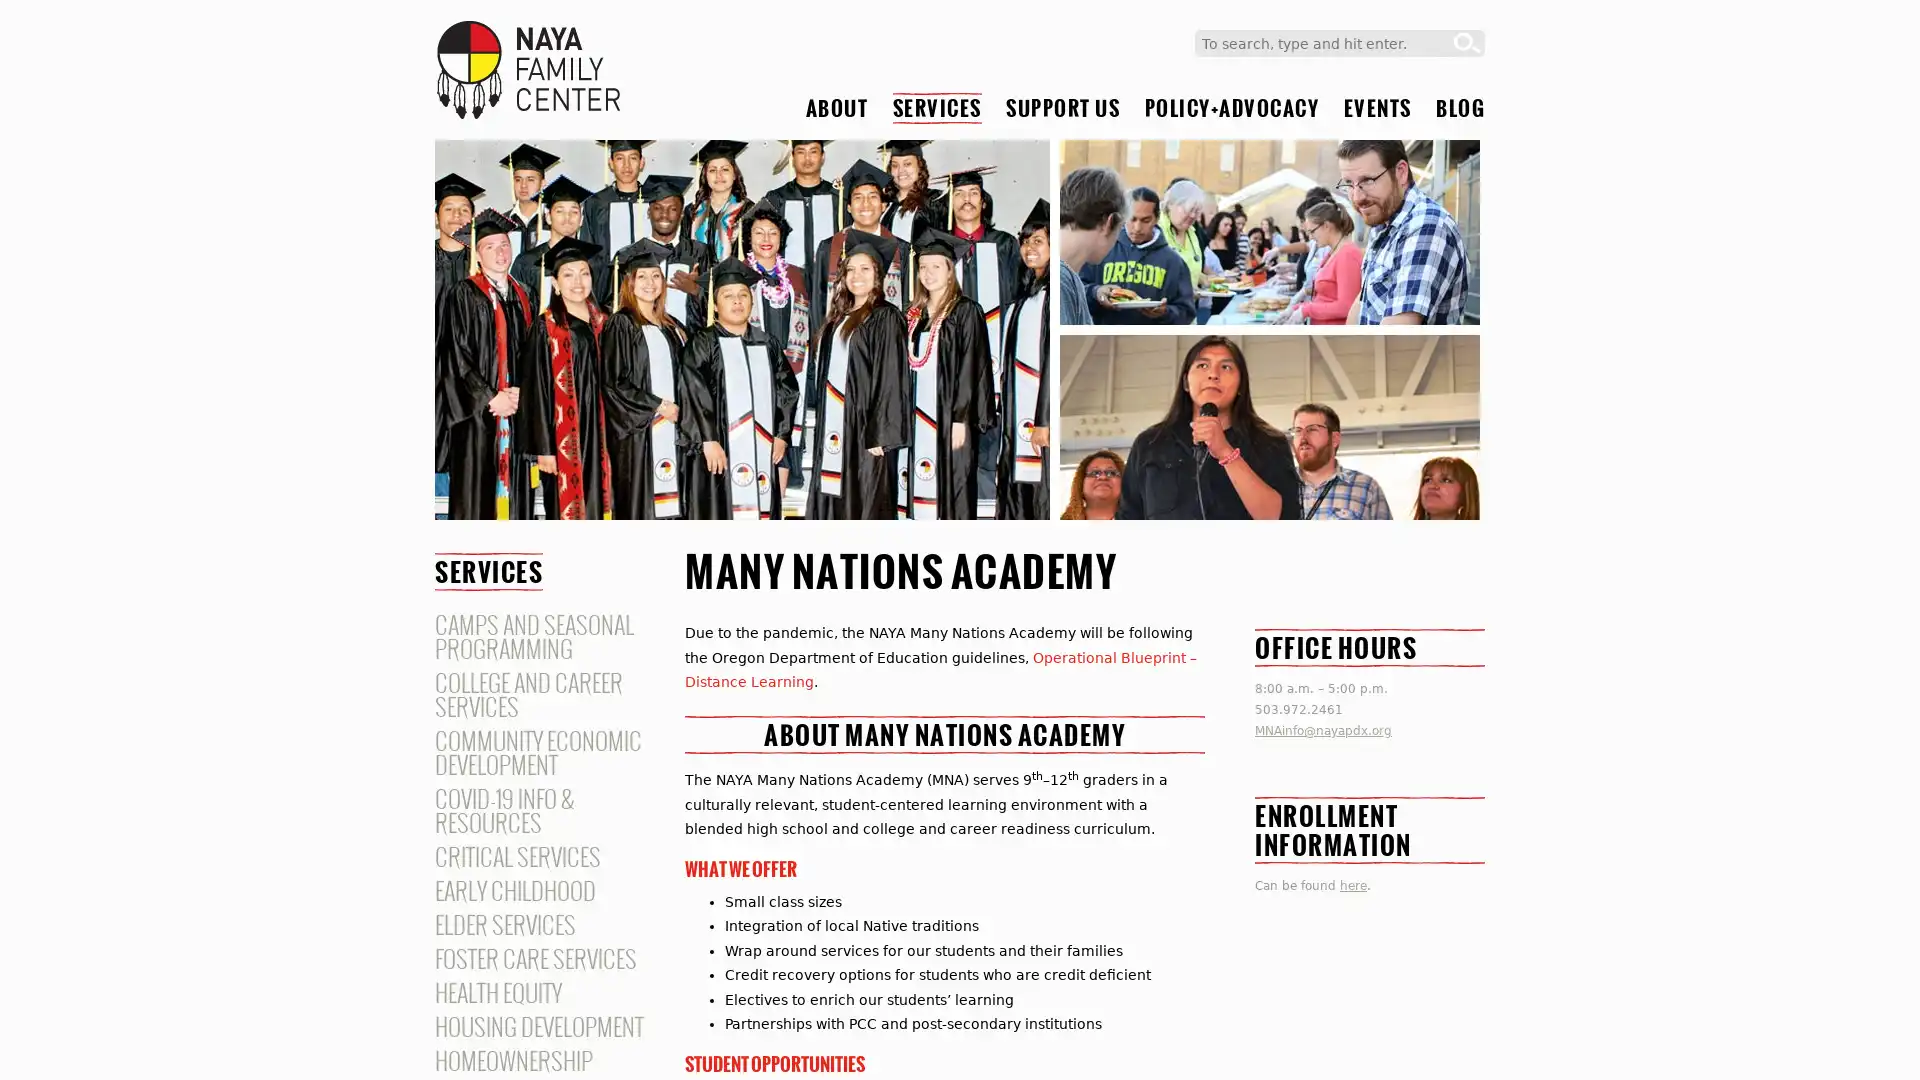 This screenshot has height=1080, width=1920. I want to click on Search, so click(1467, 43).